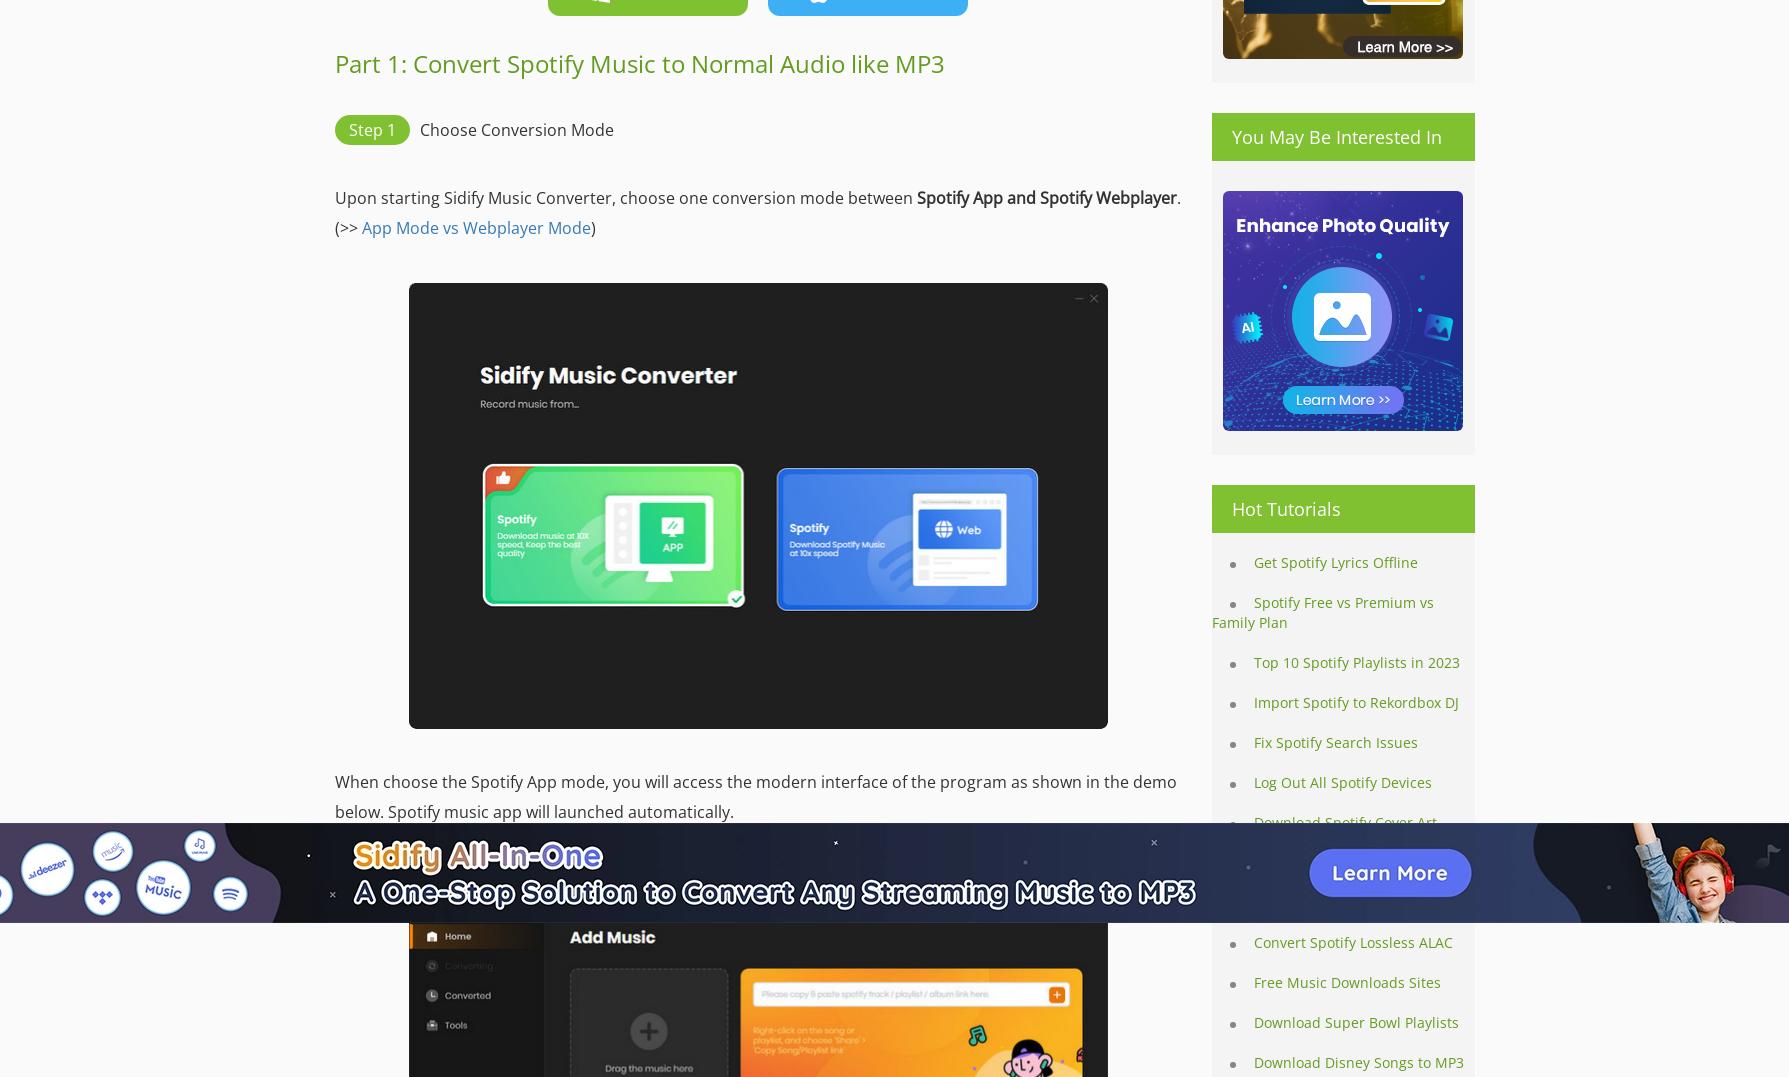  I want to click on 'Spotify Free vs Premium vs Family Plan', so click(1322, 611).